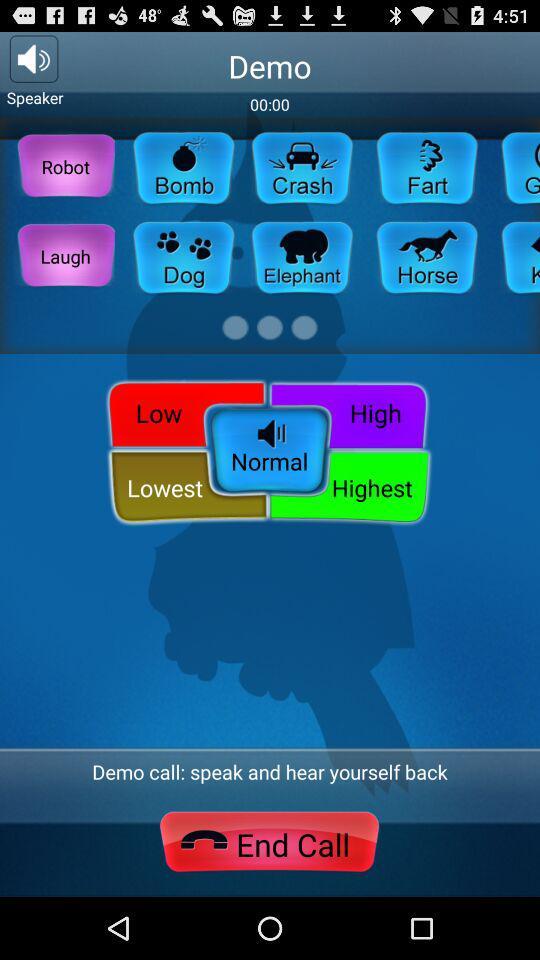 This screenshot has height=960, width=540. Describe the element at coordinates (65, 255) in the screenshot. I see `laugh item` at that location.